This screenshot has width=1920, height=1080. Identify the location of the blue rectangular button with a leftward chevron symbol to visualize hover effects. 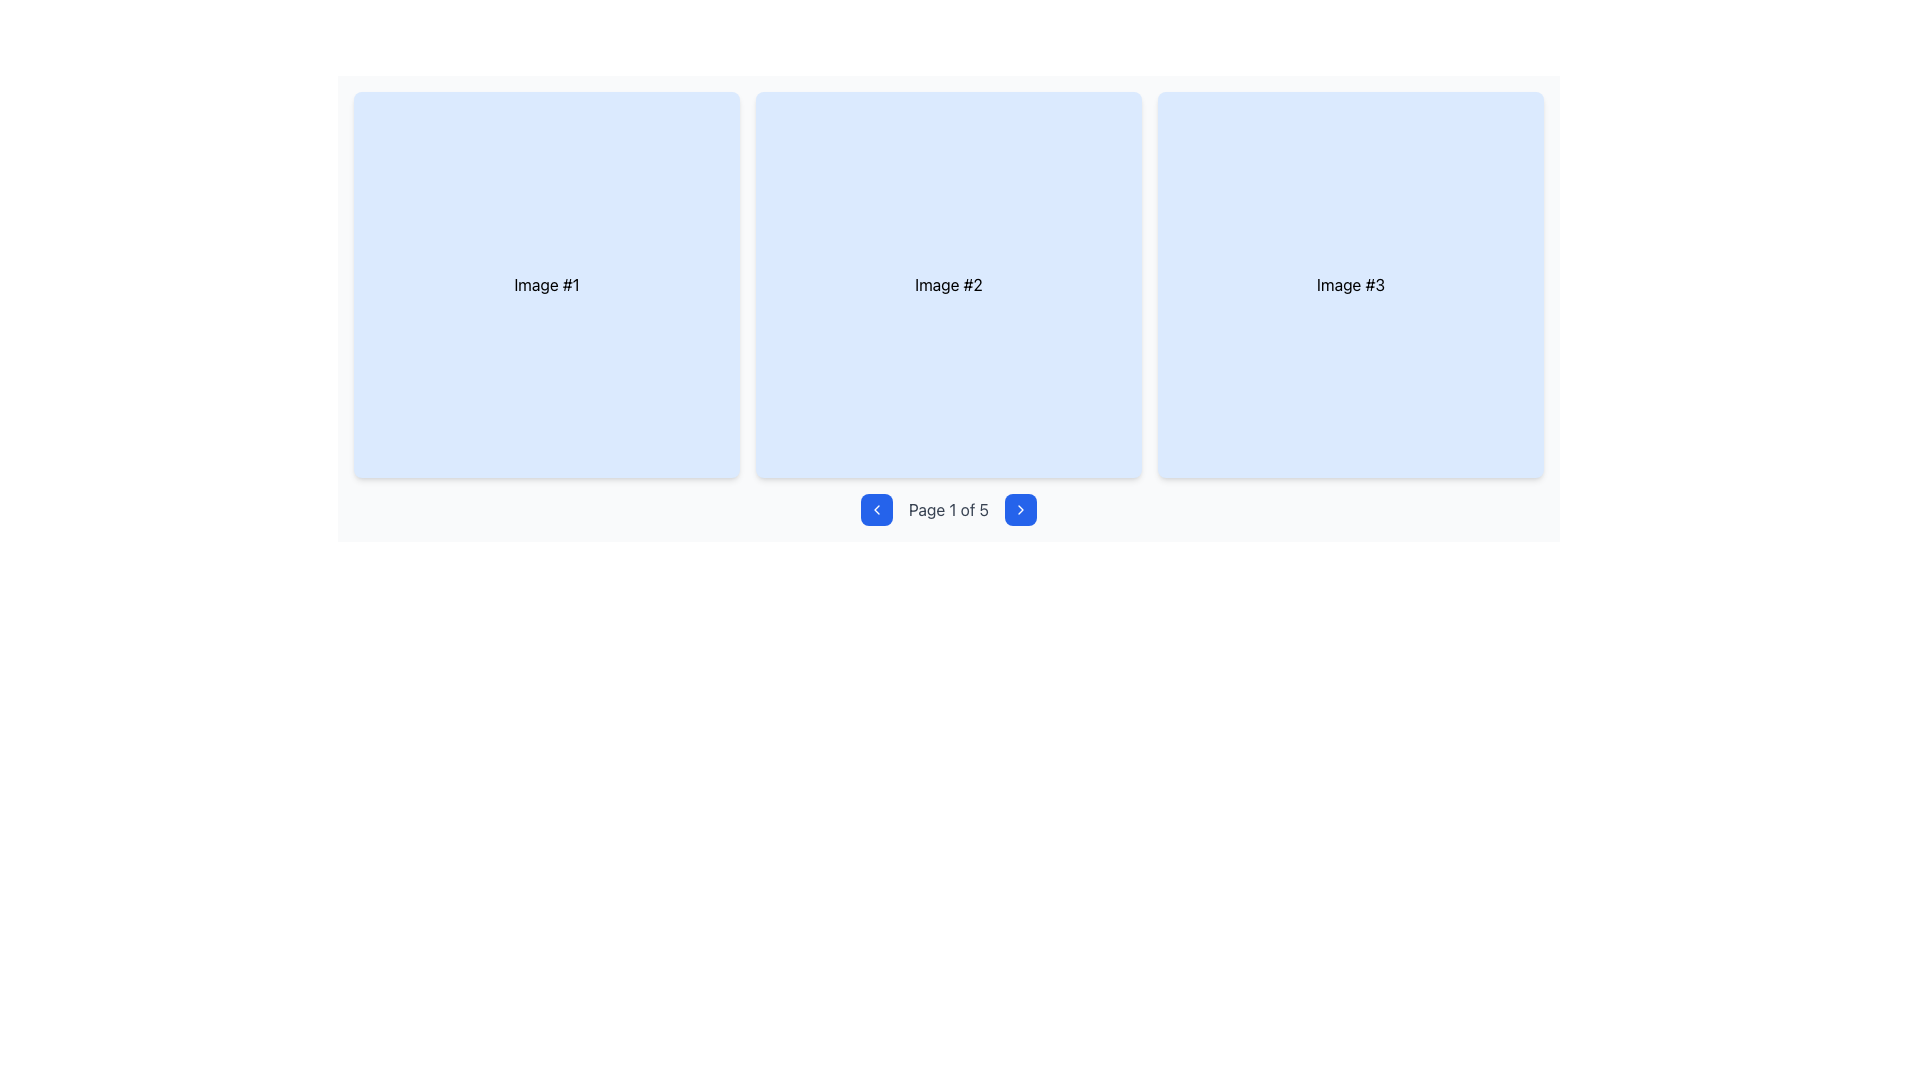
(876, 508).